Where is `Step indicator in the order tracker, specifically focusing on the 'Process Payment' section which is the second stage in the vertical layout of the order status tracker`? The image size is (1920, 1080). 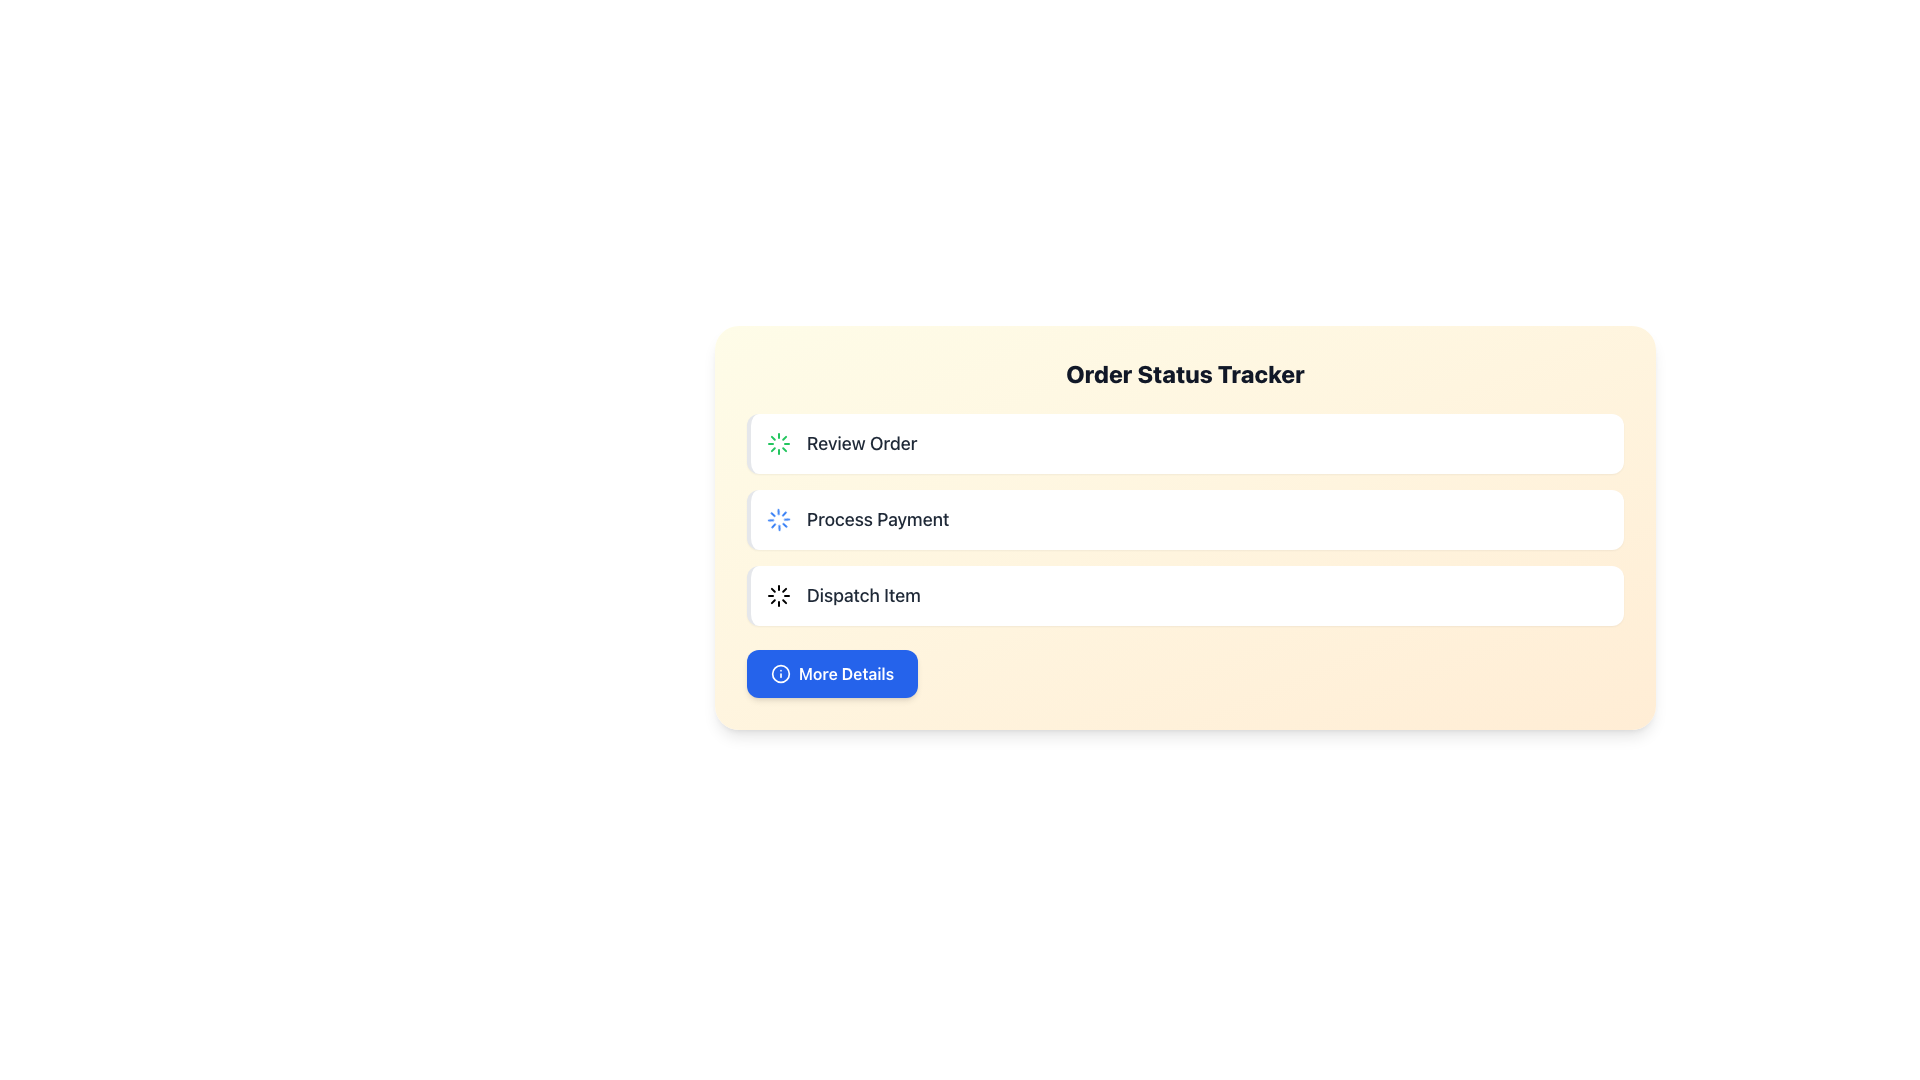 Step indicator in the order tracker, specifically focusing on the 'Process Payment' section which is the second stage in the vertical layout of the order status tracker is located at coordinates (1185, 527).